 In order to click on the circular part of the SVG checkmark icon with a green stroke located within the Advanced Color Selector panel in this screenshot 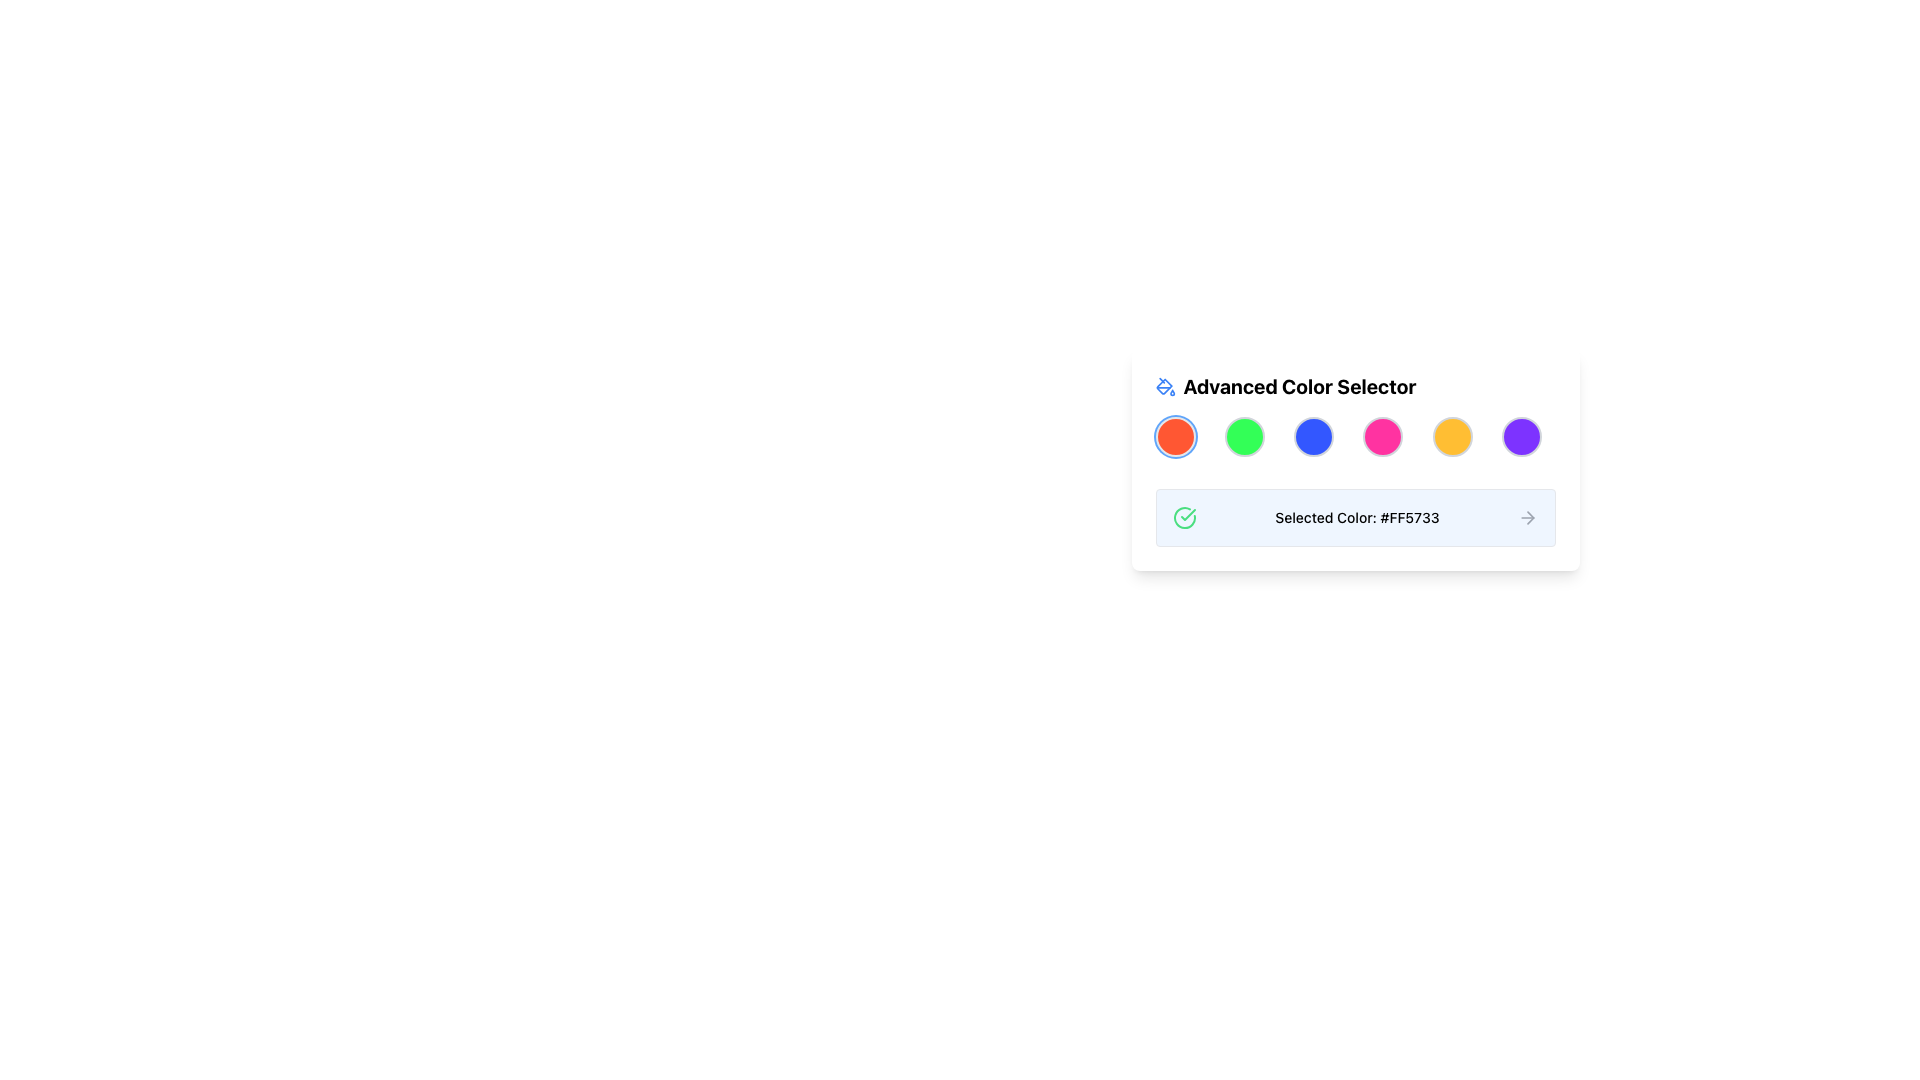, I will do `click(1184, 516)`.